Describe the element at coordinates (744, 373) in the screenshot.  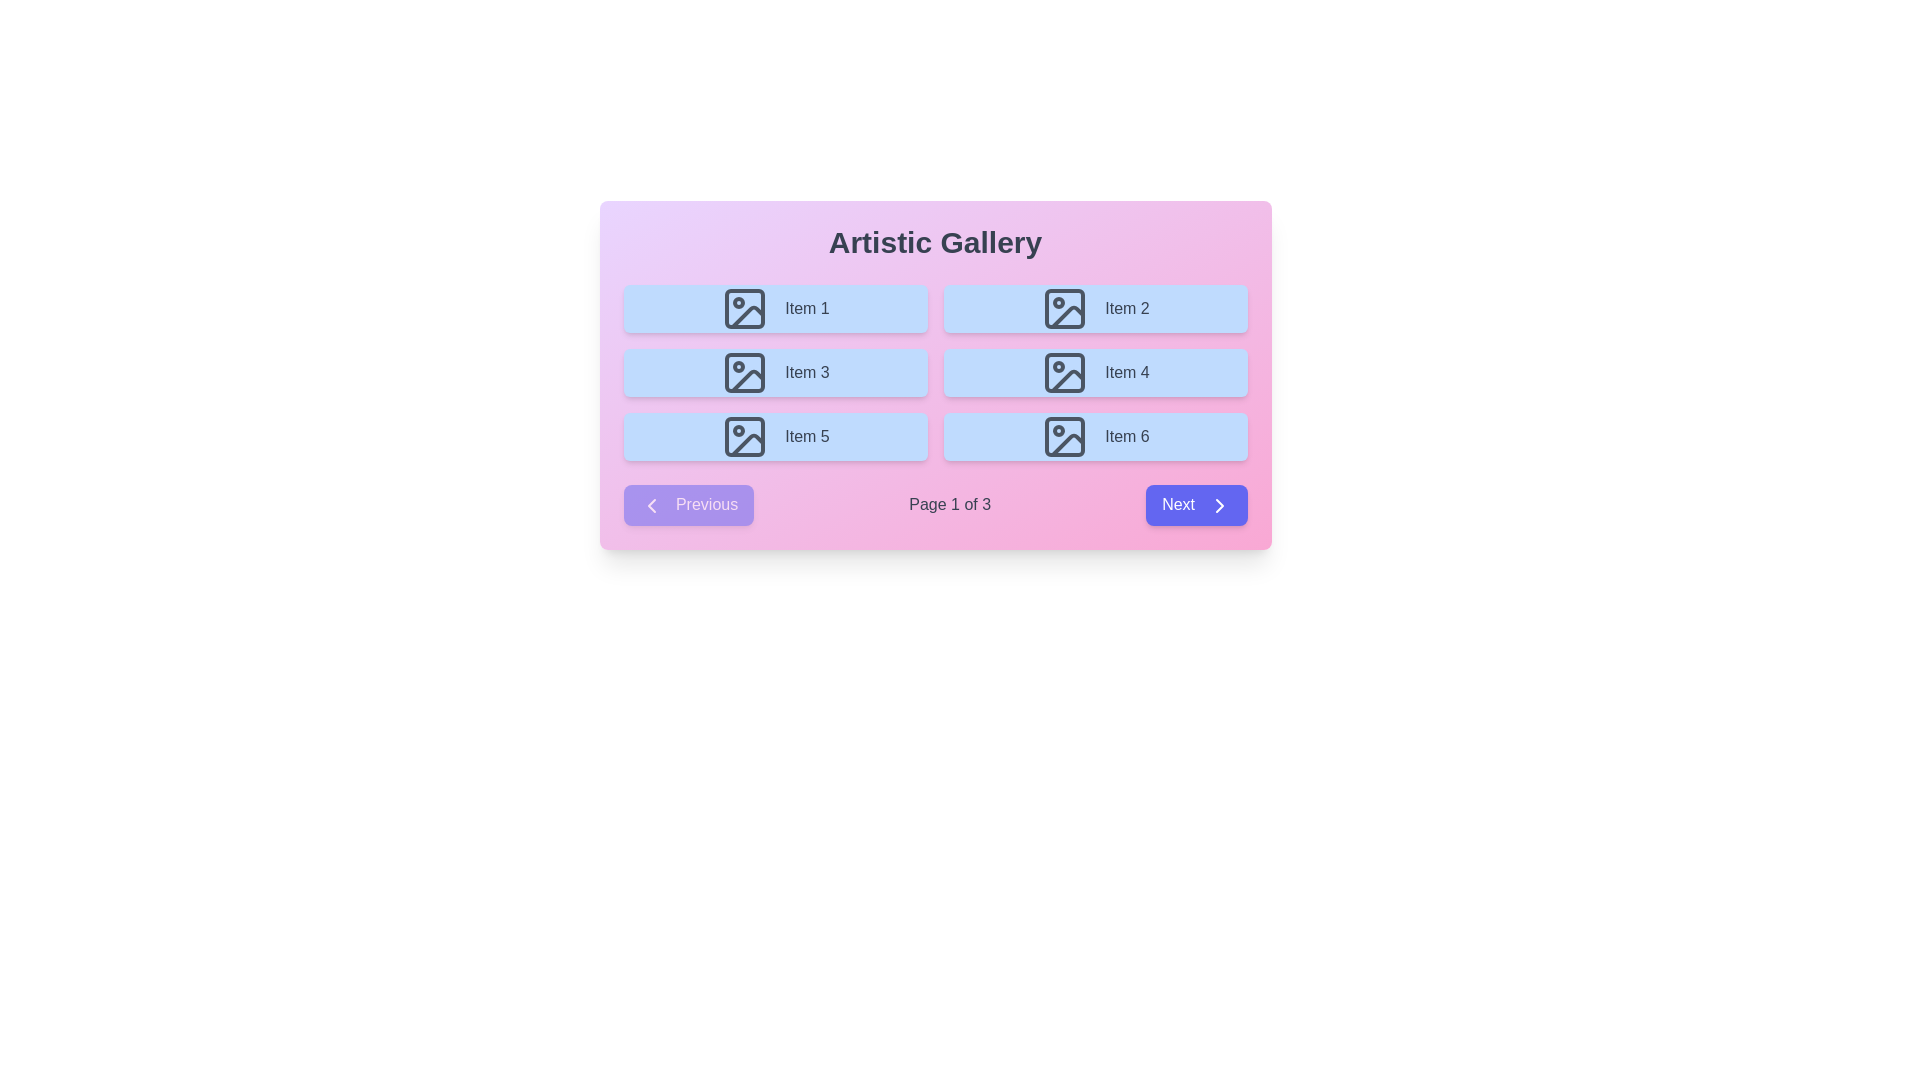
I see `the square UI component with rounded corners that serves as the background for the image icon of Item 3 in the 'Artistic Gallery'` at that location.